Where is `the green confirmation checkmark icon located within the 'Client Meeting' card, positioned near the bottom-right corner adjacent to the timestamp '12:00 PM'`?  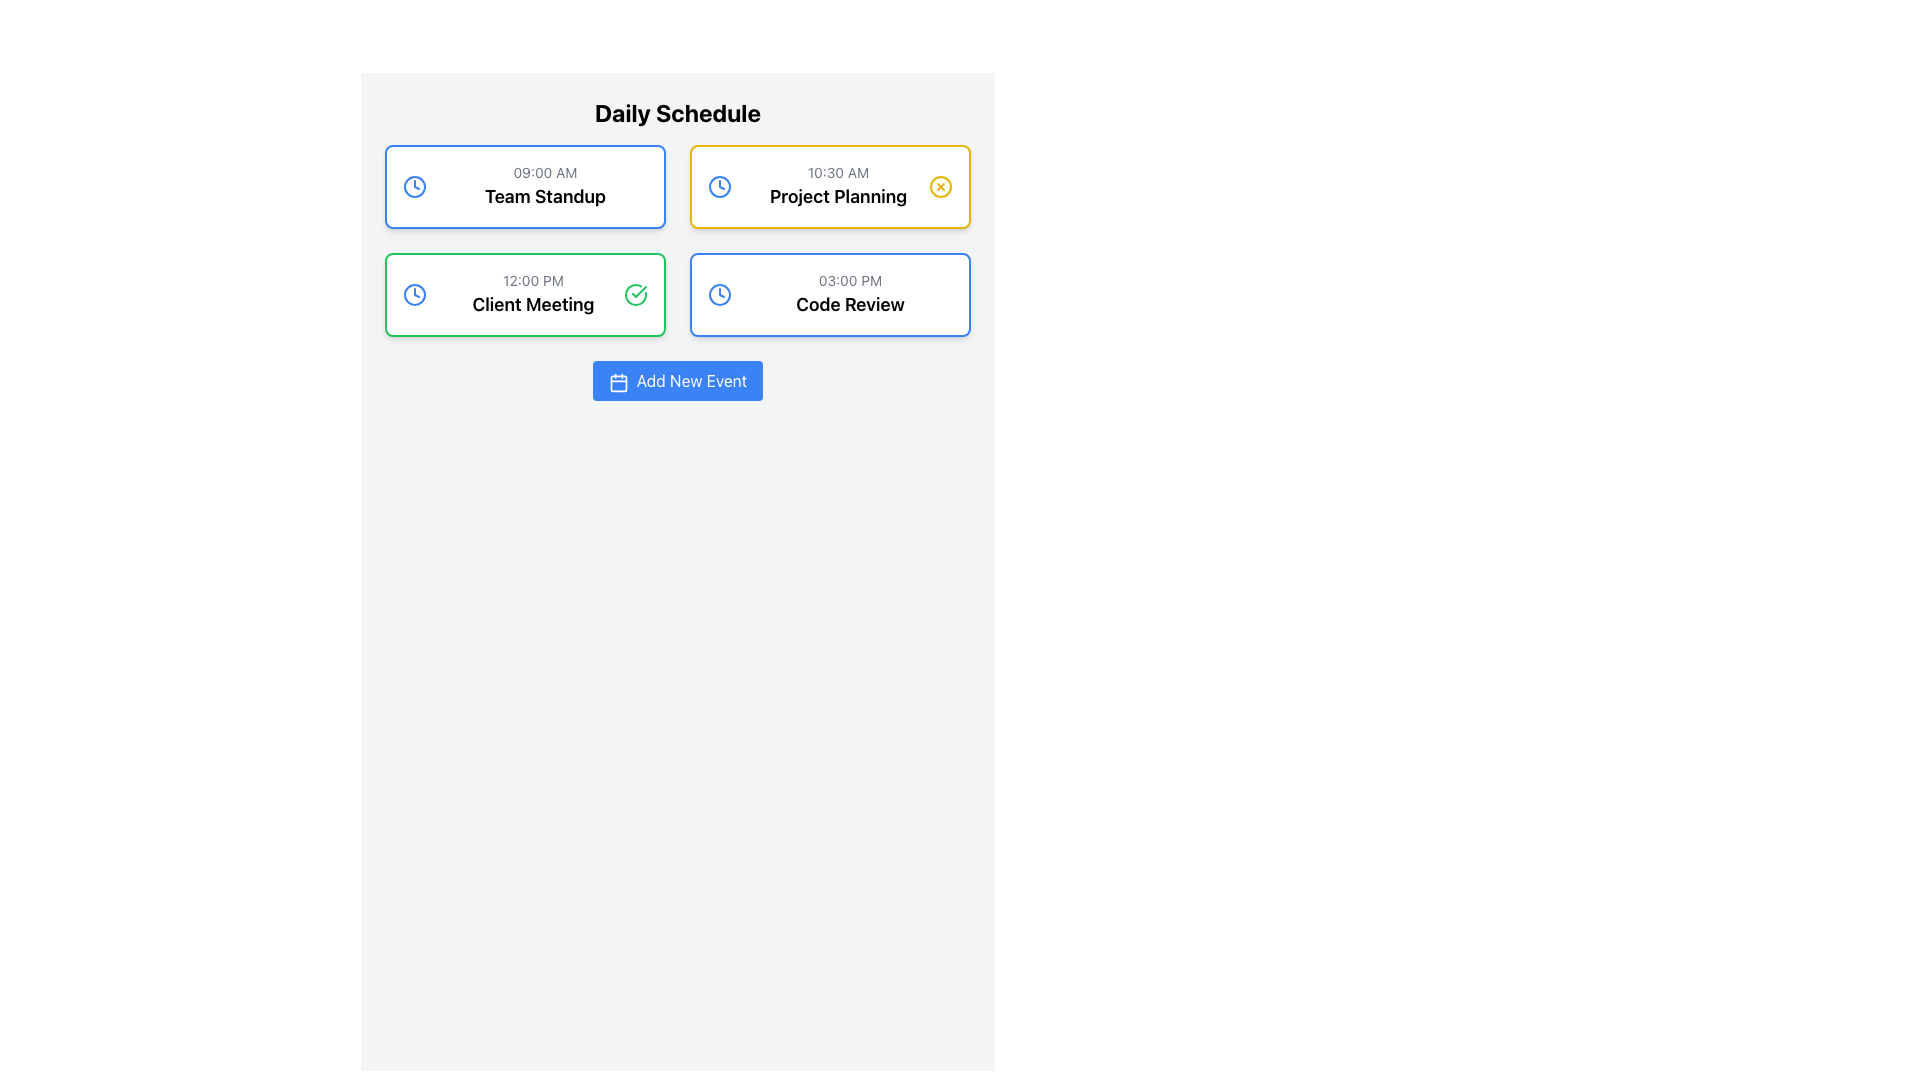
the green confirmation checkmark icon located within the 'Client Meeting' card, positioned near the bottom-right corner adjacent to the timestamp '12:00 PM' is located at coordinates (638, 292).